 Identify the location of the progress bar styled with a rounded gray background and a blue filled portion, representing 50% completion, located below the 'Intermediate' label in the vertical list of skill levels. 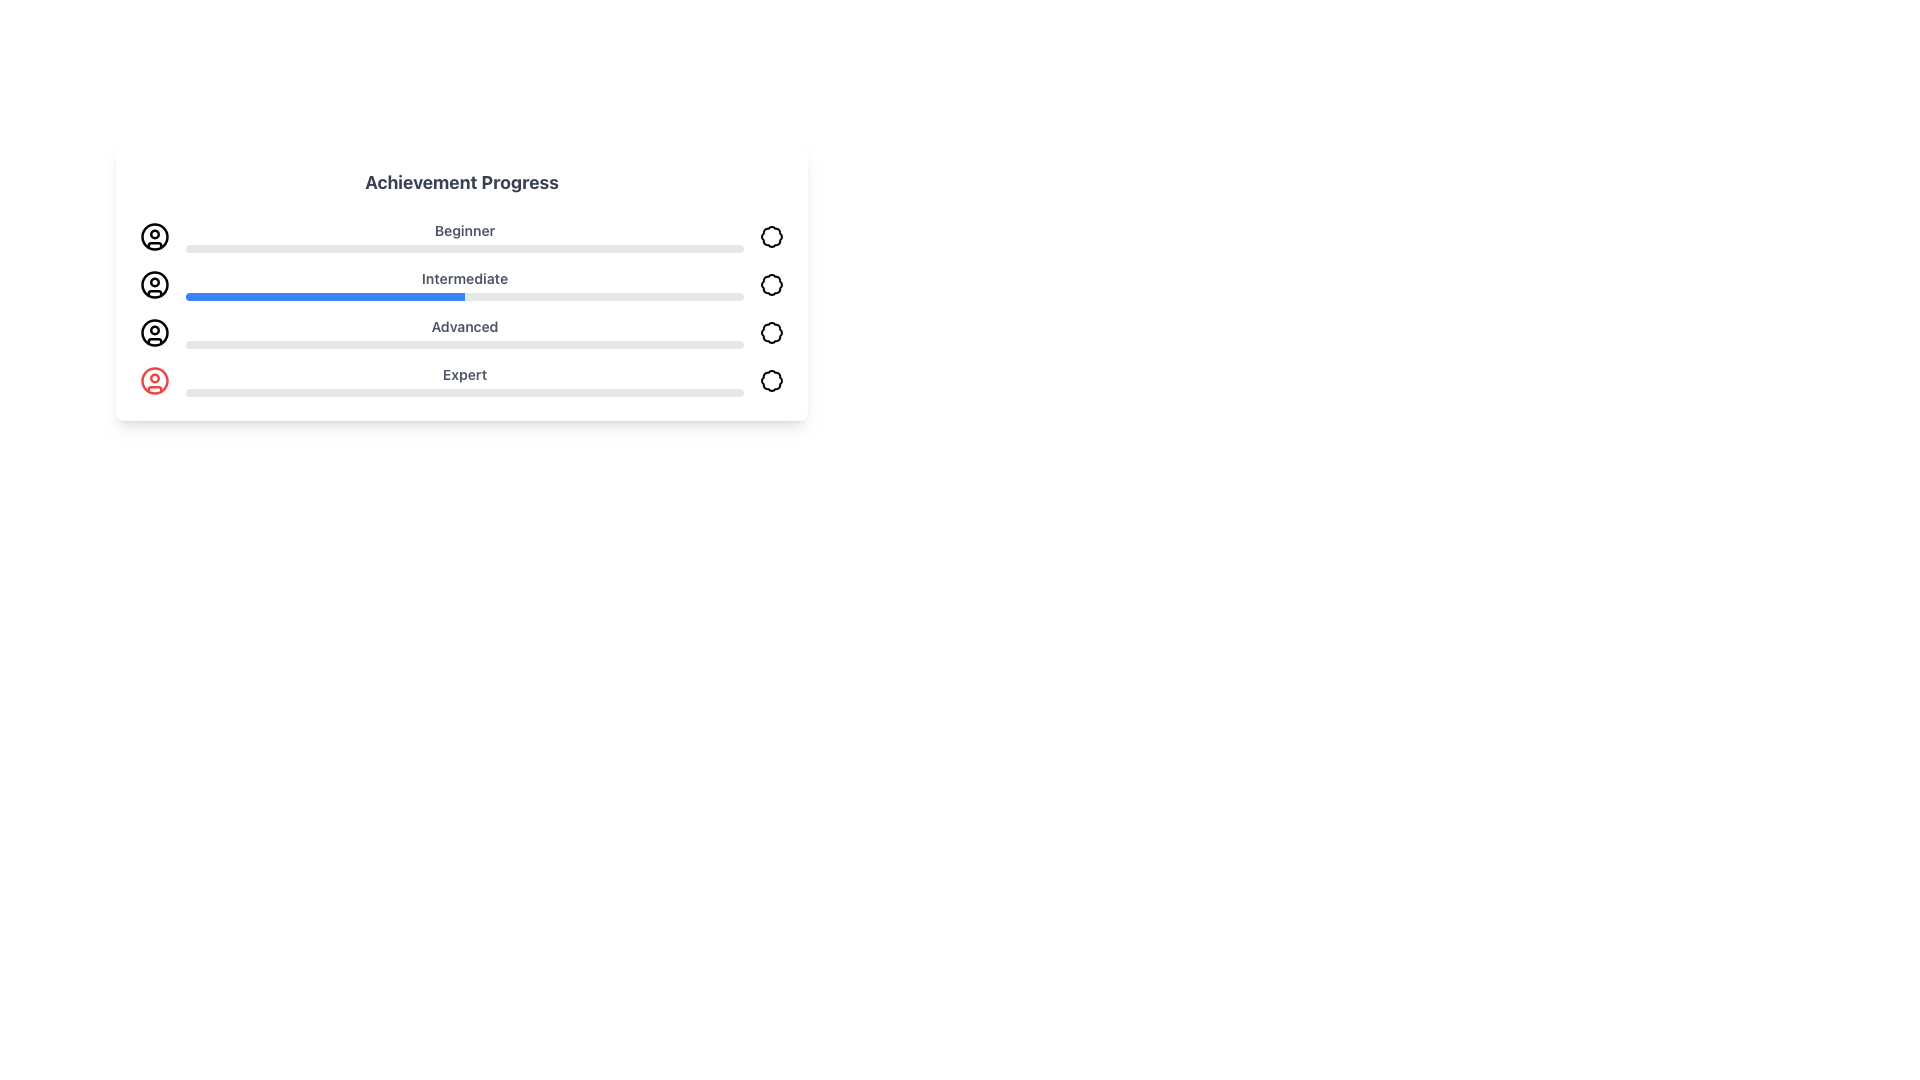
(464, 297).